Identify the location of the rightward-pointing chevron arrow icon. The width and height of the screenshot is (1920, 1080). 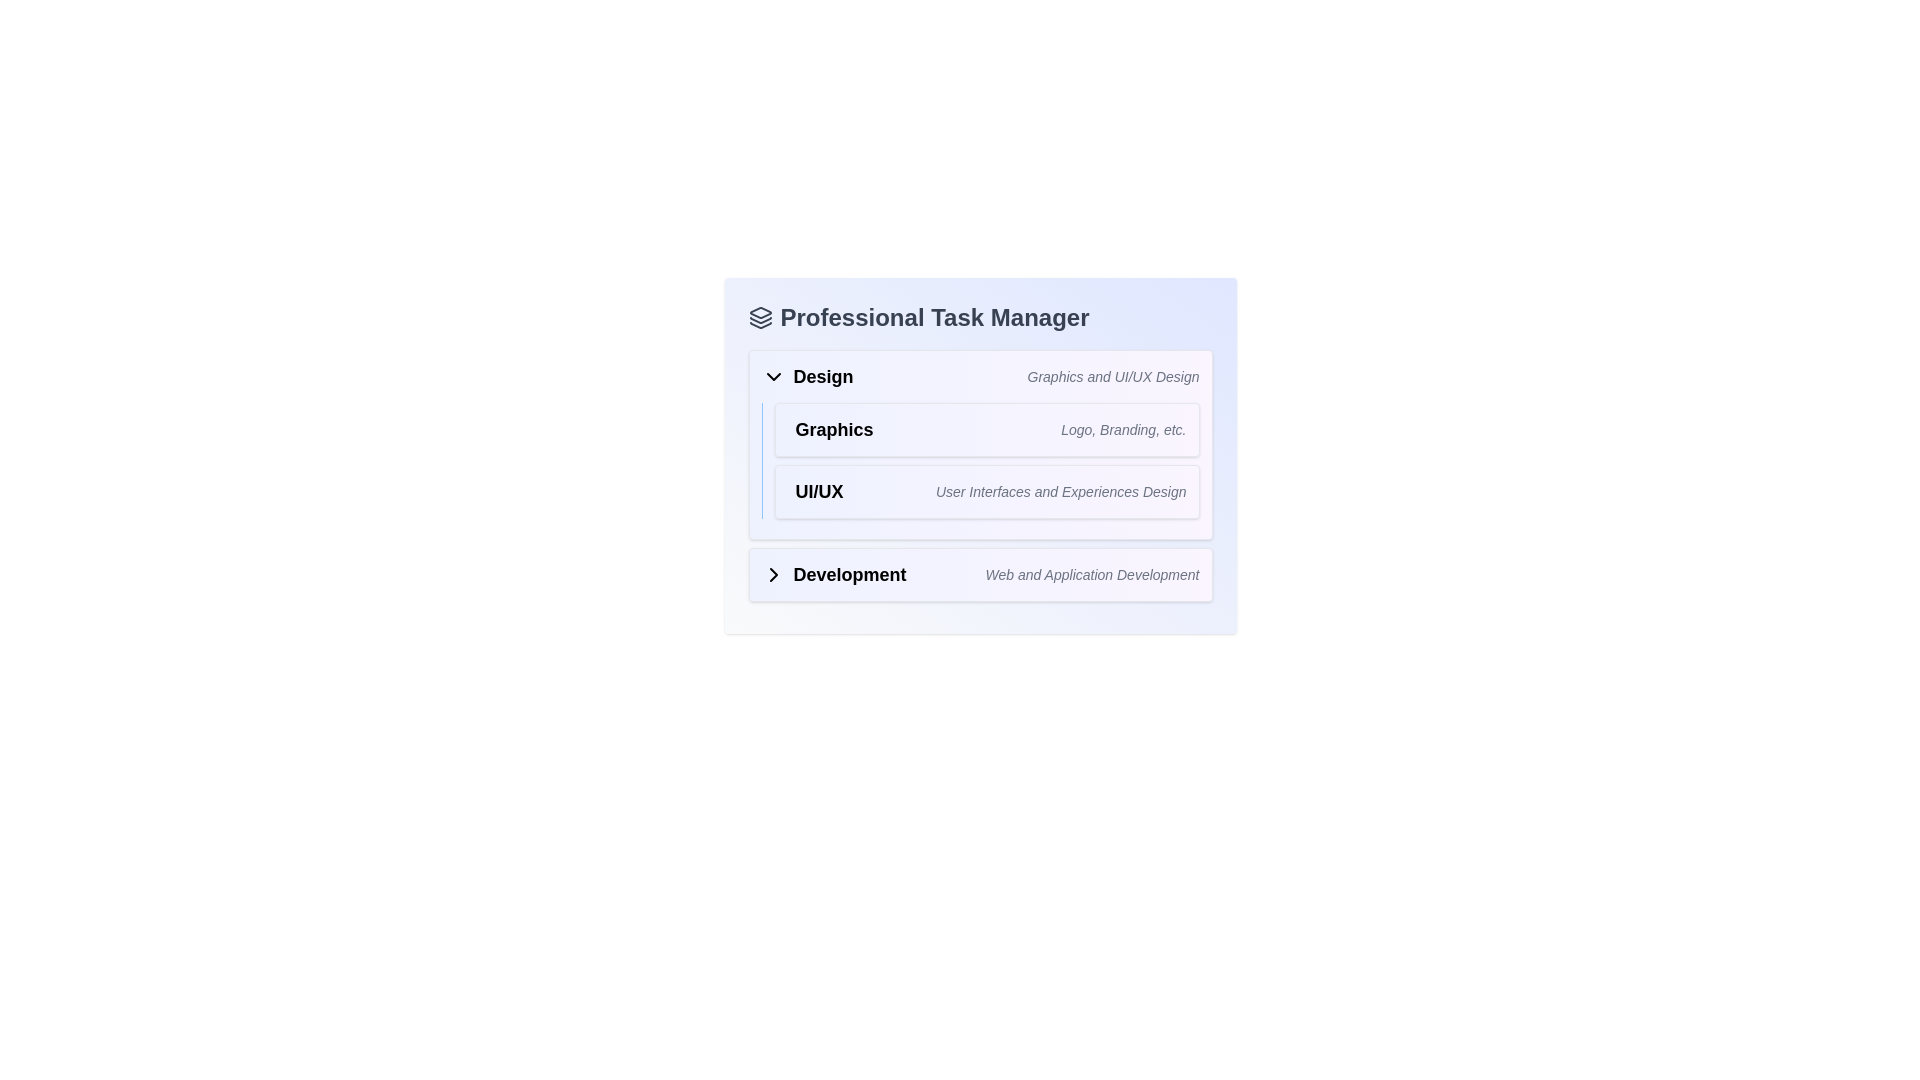
(772, 574).